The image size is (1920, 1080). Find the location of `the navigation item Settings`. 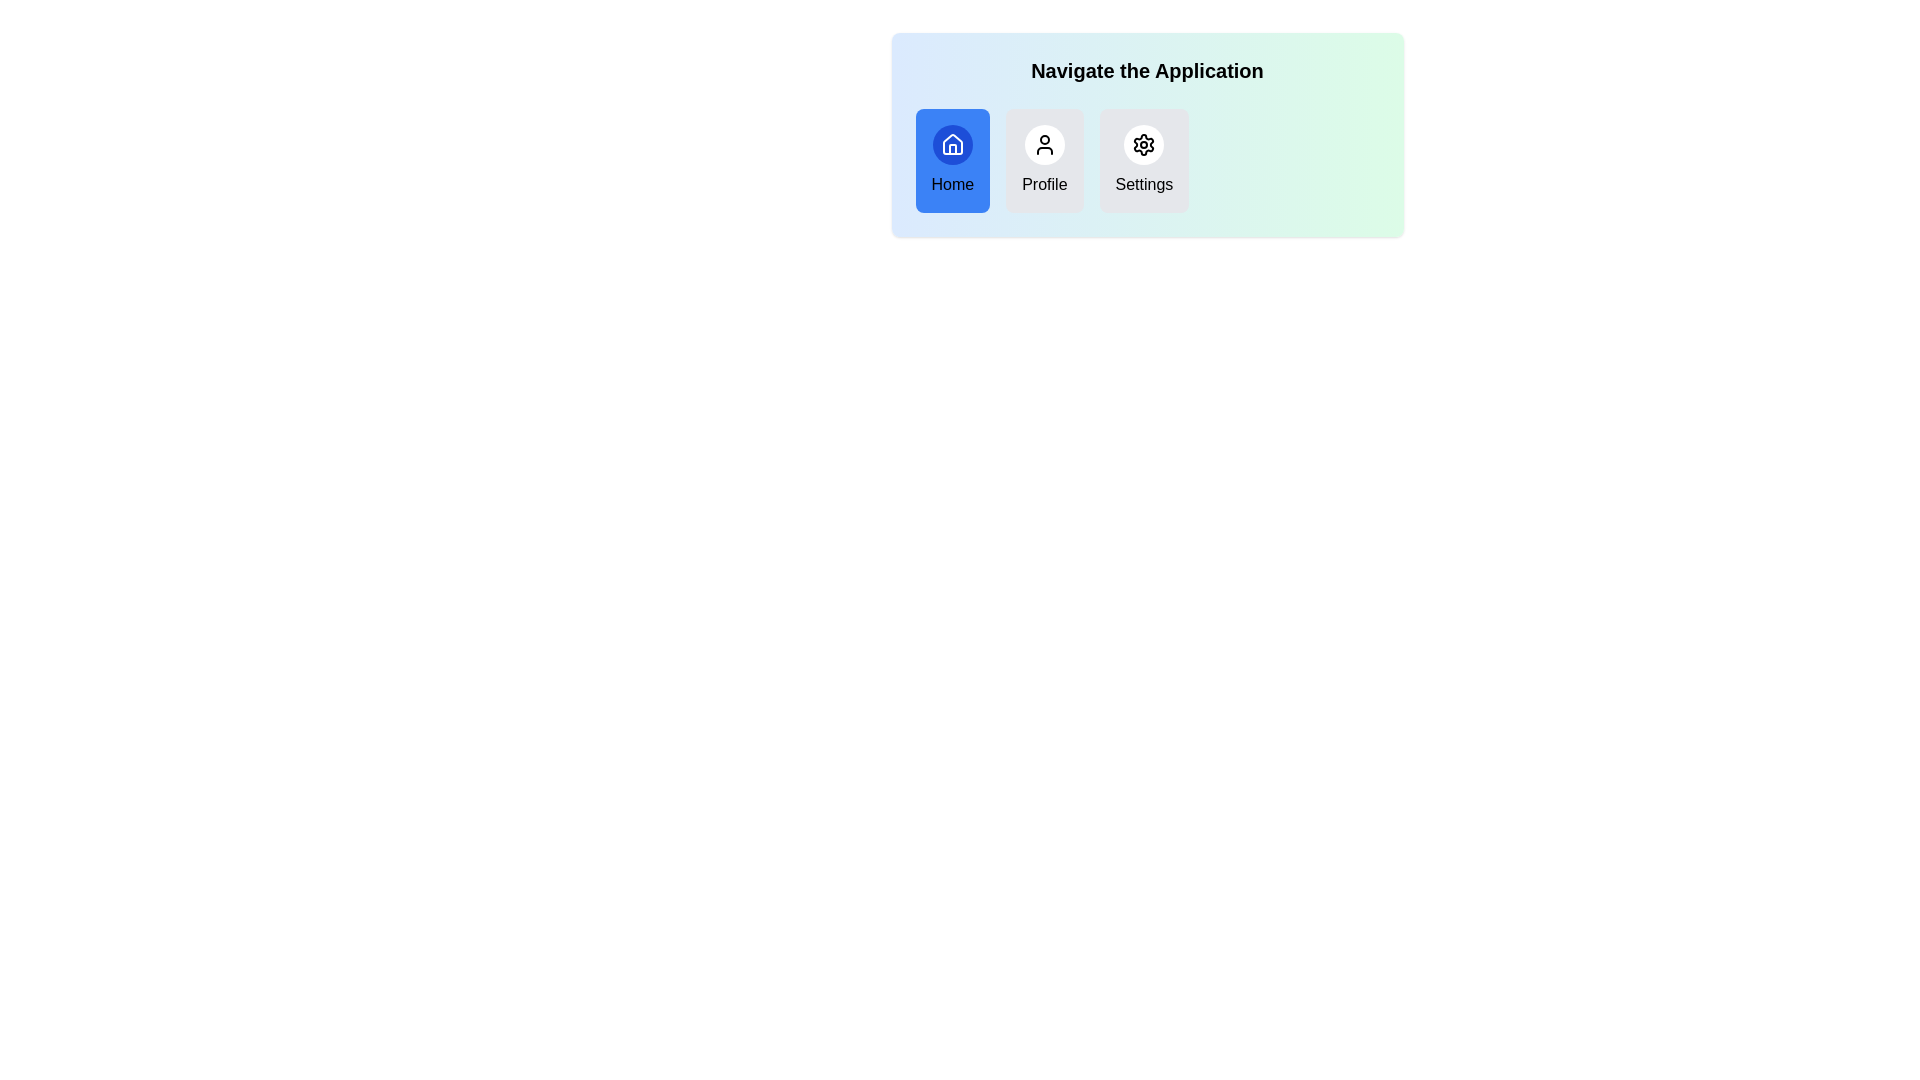

the navigation item Settings is located at coordinates (1144, 160).